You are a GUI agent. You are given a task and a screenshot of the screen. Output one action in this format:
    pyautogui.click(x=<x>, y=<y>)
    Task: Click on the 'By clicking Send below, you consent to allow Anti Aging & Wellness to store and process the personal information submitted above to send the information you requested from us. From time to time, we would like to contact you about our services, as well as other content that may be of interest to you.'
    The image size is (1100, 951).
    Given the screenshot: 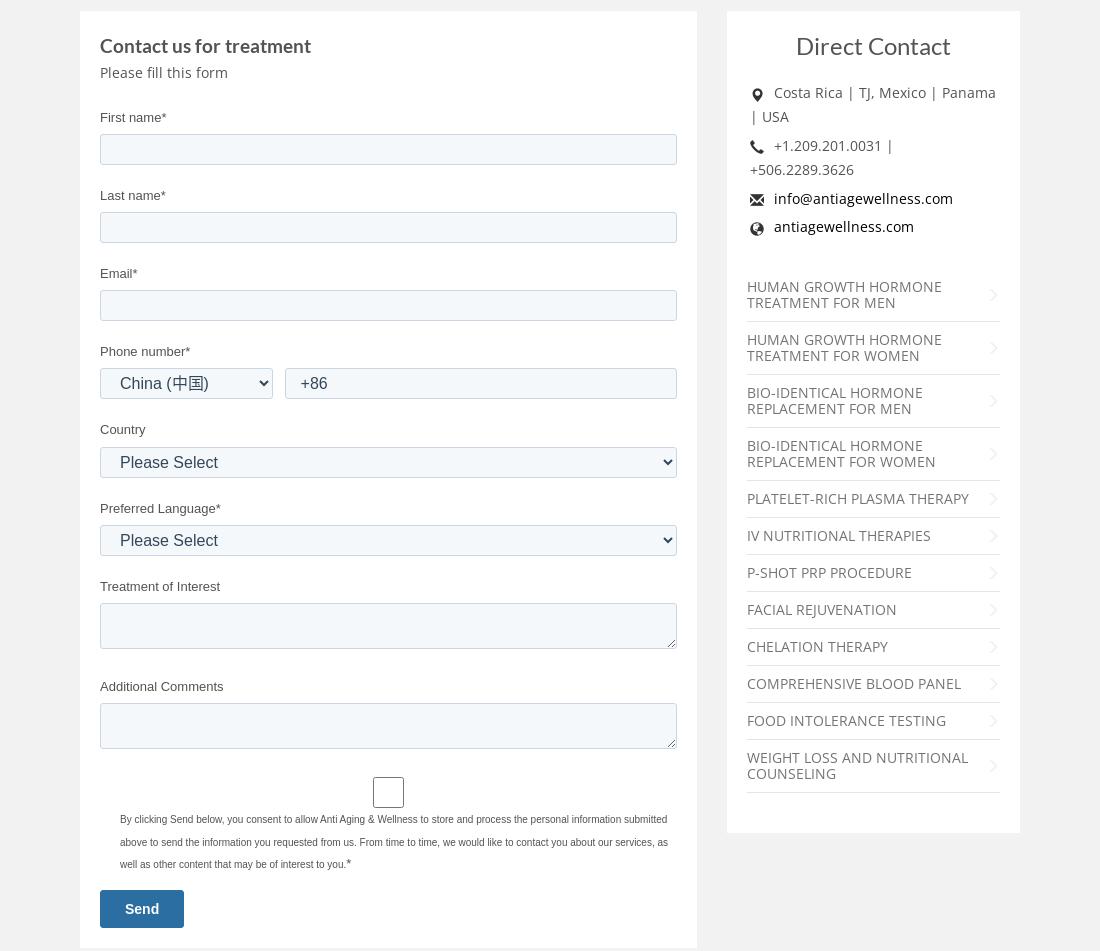 What is the action you would take?
    pyautogui.click(x=394, y=840)
    